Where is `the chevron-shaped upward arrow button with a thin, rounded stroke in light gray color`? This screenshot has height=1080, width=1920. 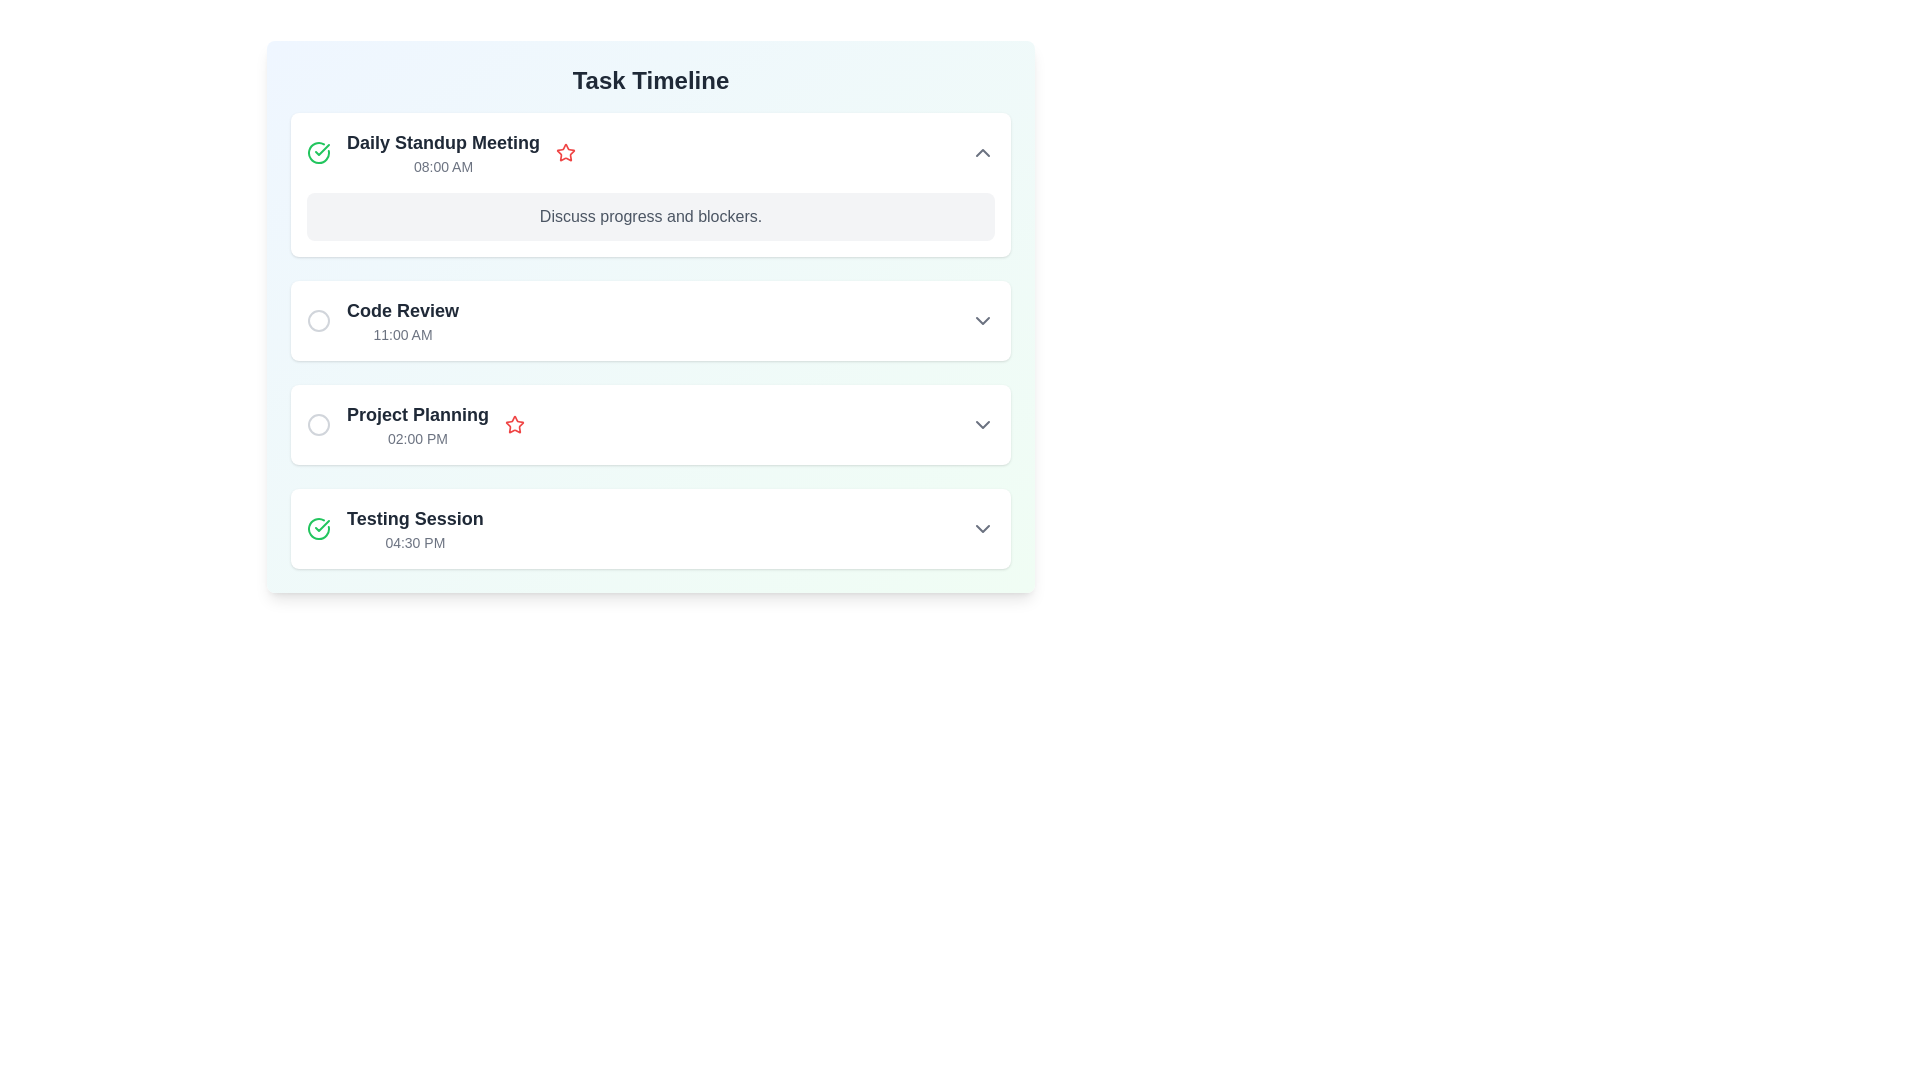 the chevron-shaped upward arrow button with a thin, rounded stroke in light gray color is located at coordinates (983, 152).